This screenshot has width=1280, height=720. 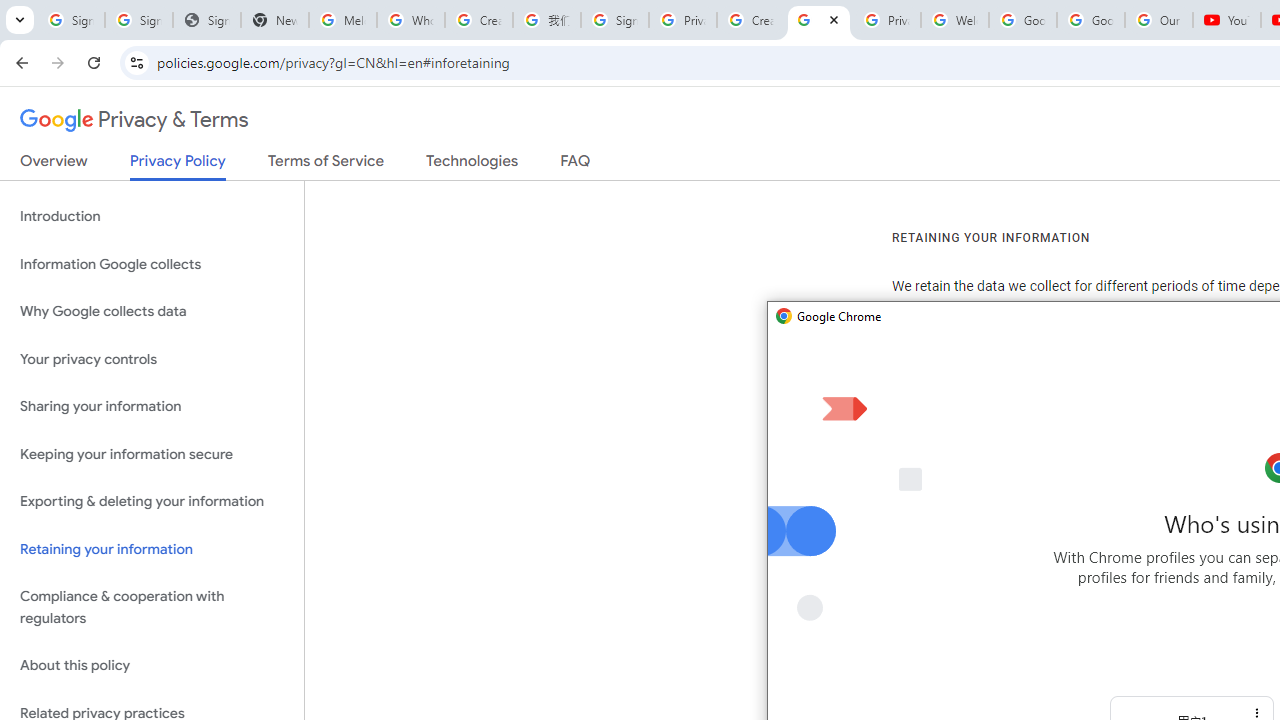 What do you see at coordinates (151, 607) in the screenshot?
I see `'Compliance & cooperation with regulators'` at bounding box center [151, 607].